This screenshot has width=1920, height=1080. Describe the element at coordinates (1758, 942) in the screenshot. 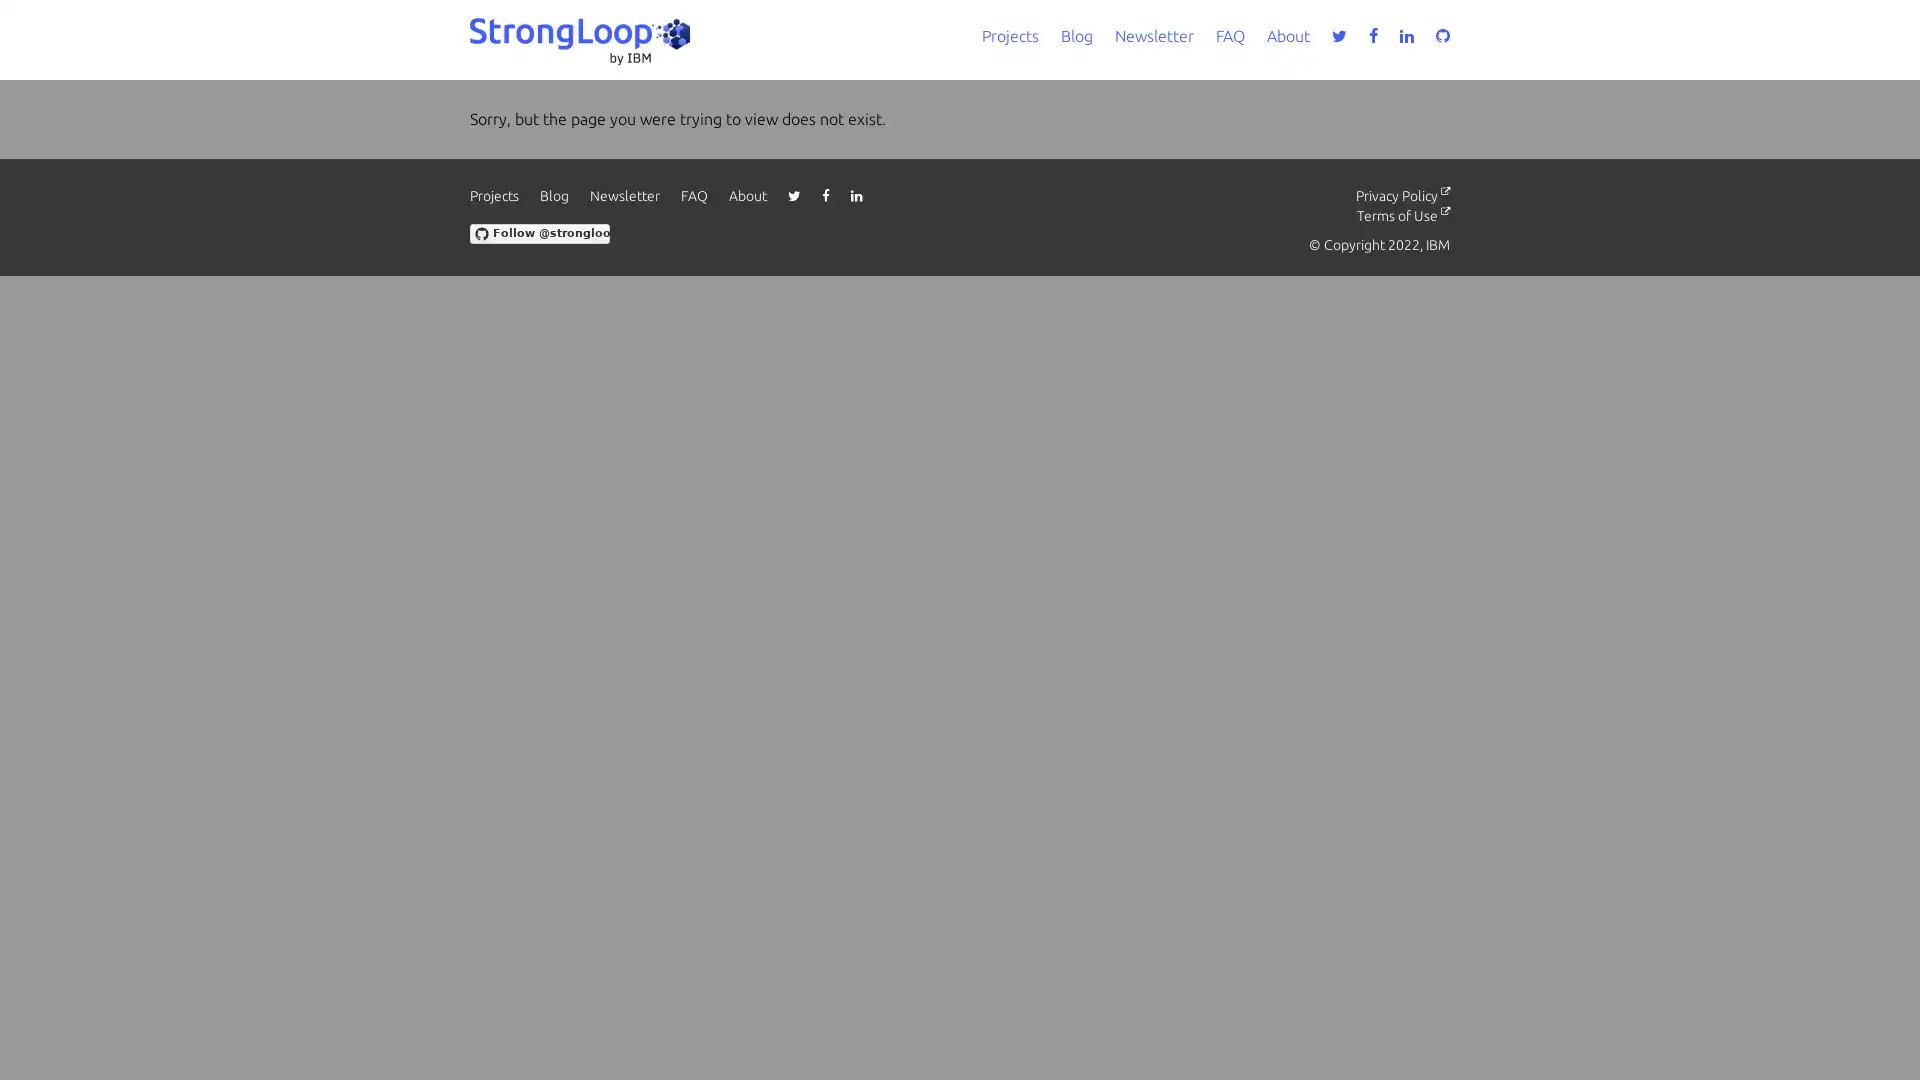

I see `Accept all` at that location.